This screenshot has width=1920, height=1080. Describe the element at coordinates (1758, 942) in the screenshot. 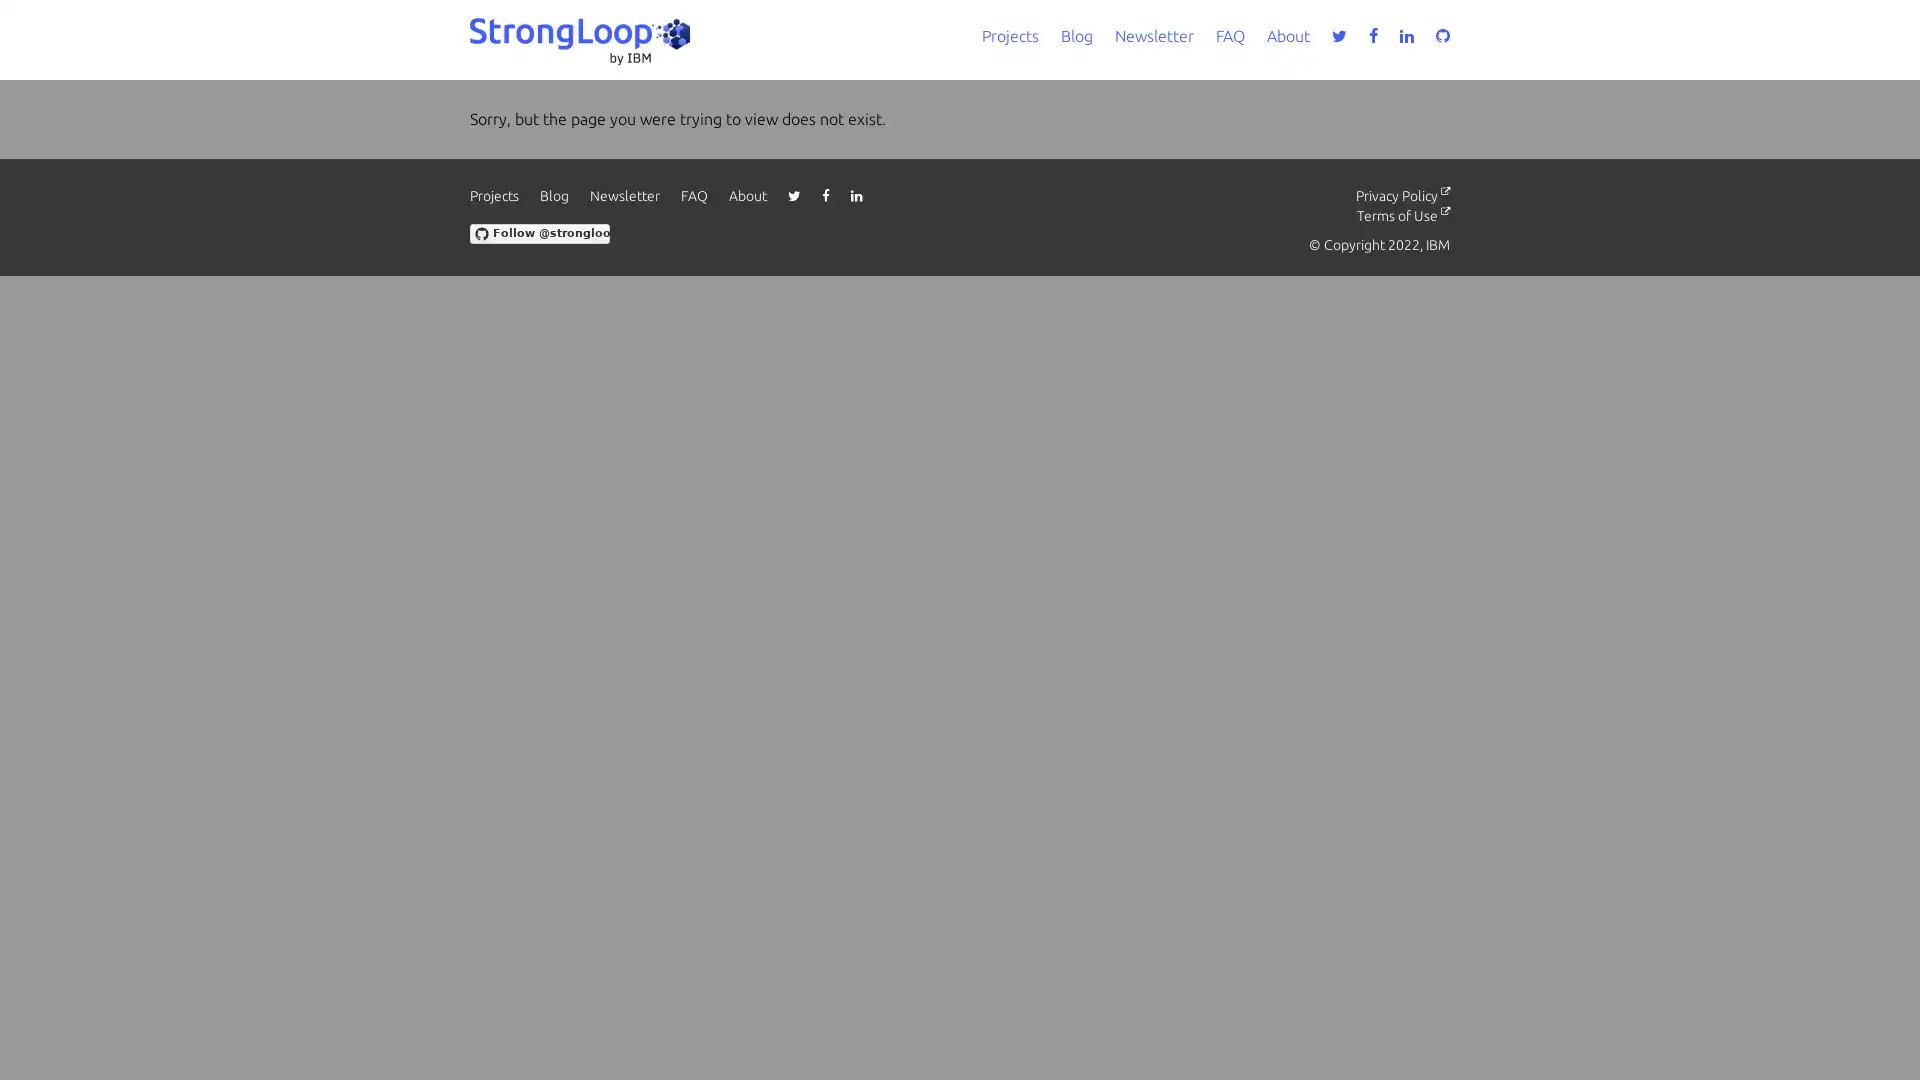

I see `Accept all` at that location.